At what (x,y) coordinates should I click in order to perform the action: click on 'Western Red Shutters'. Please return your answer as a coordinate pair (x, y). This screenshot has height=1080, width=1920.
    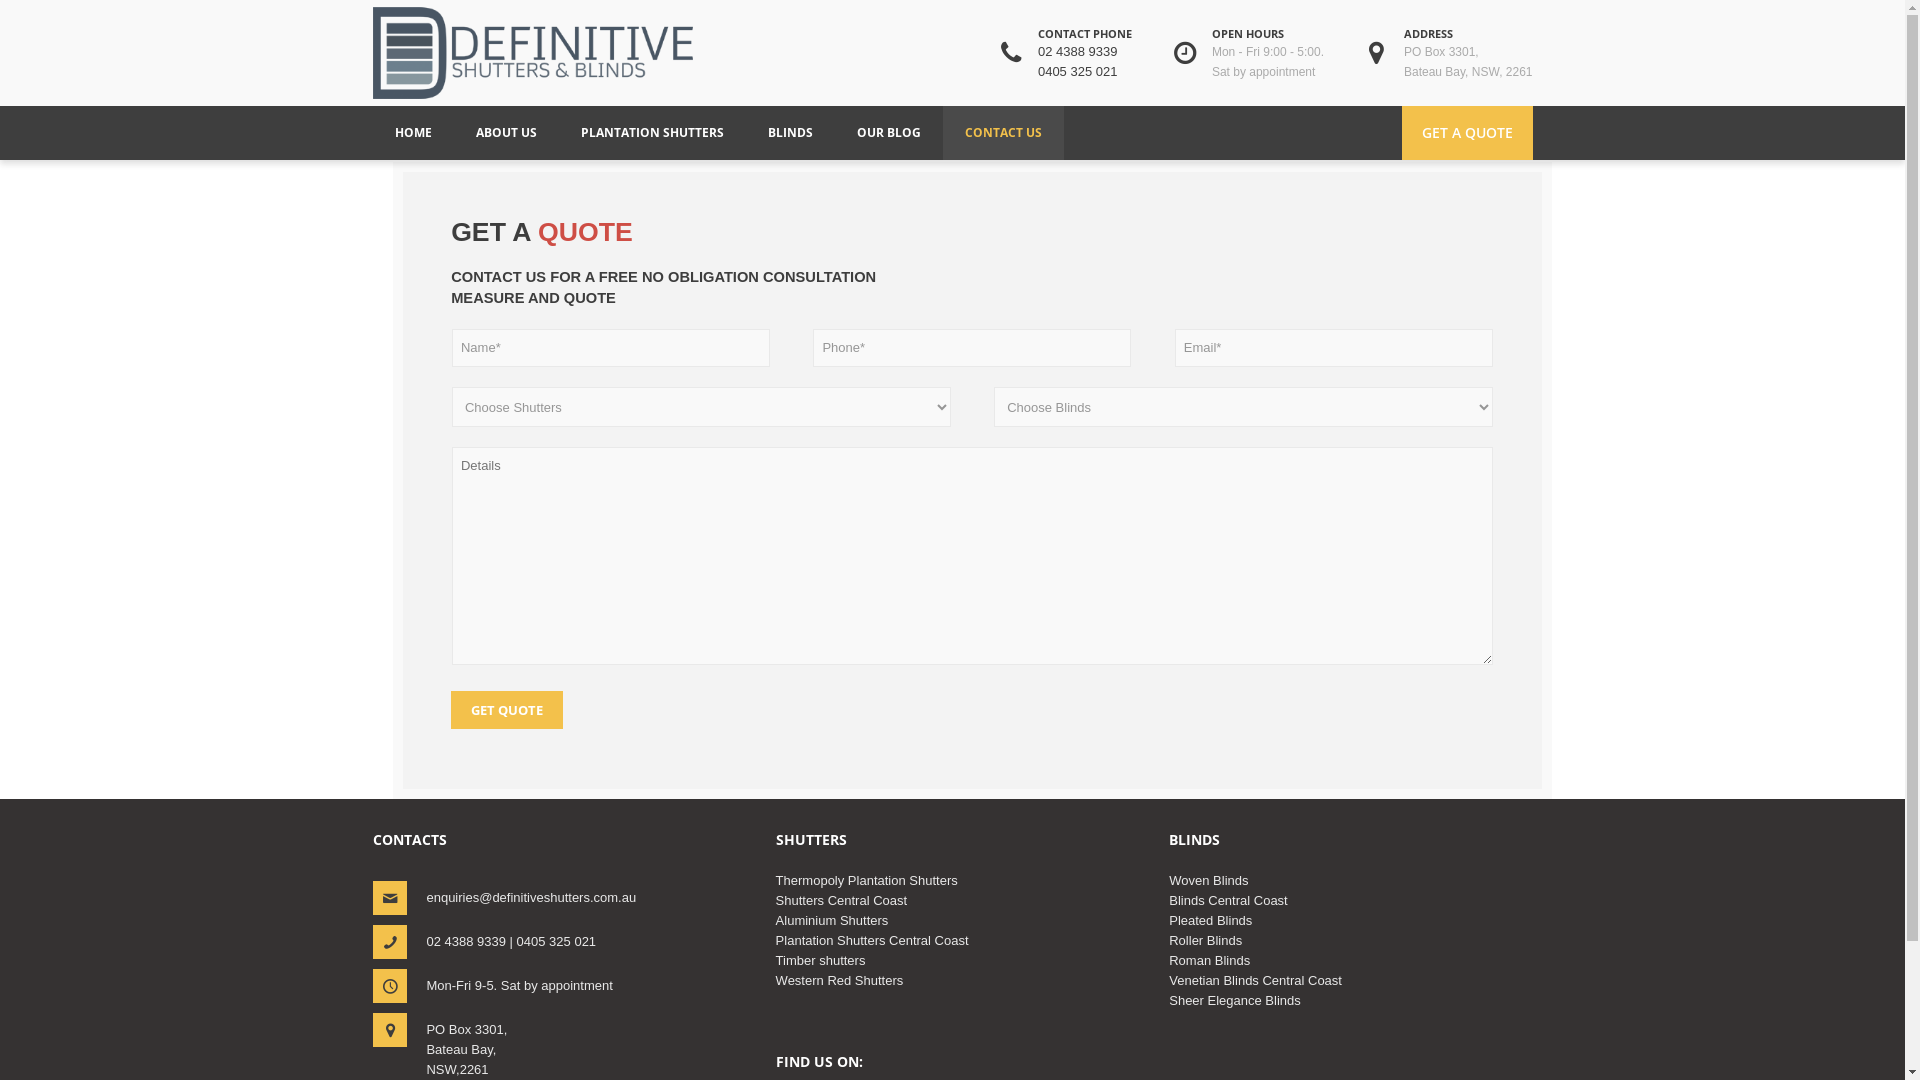
    Looking at the image, I should click on (840, 979).